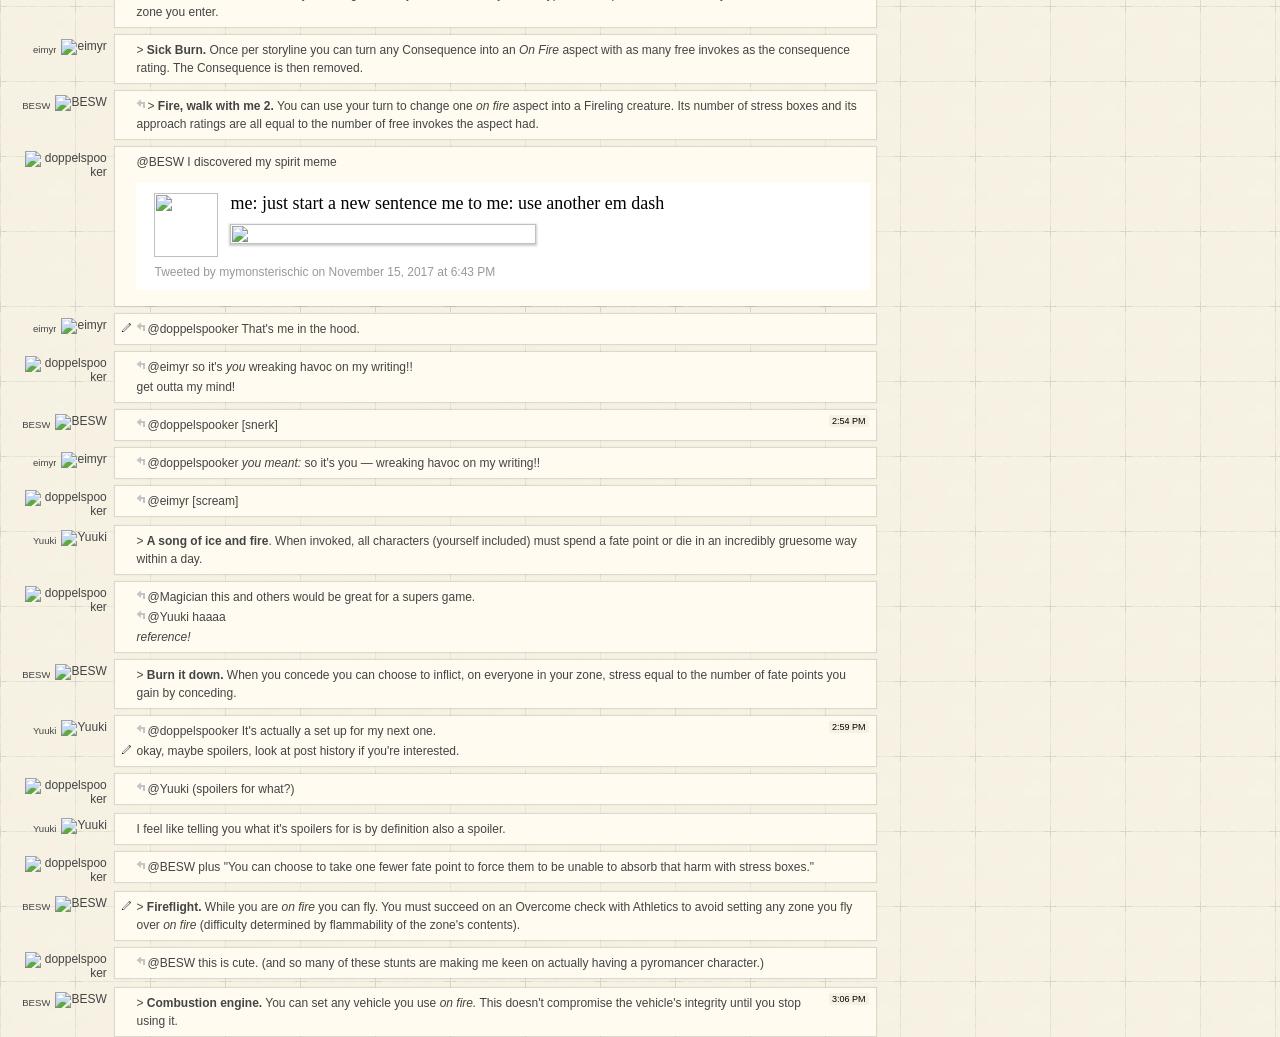 This screenshot has width=1280, height=1037. I want to click on 'You can use your turn to change one', so click(374, 104).